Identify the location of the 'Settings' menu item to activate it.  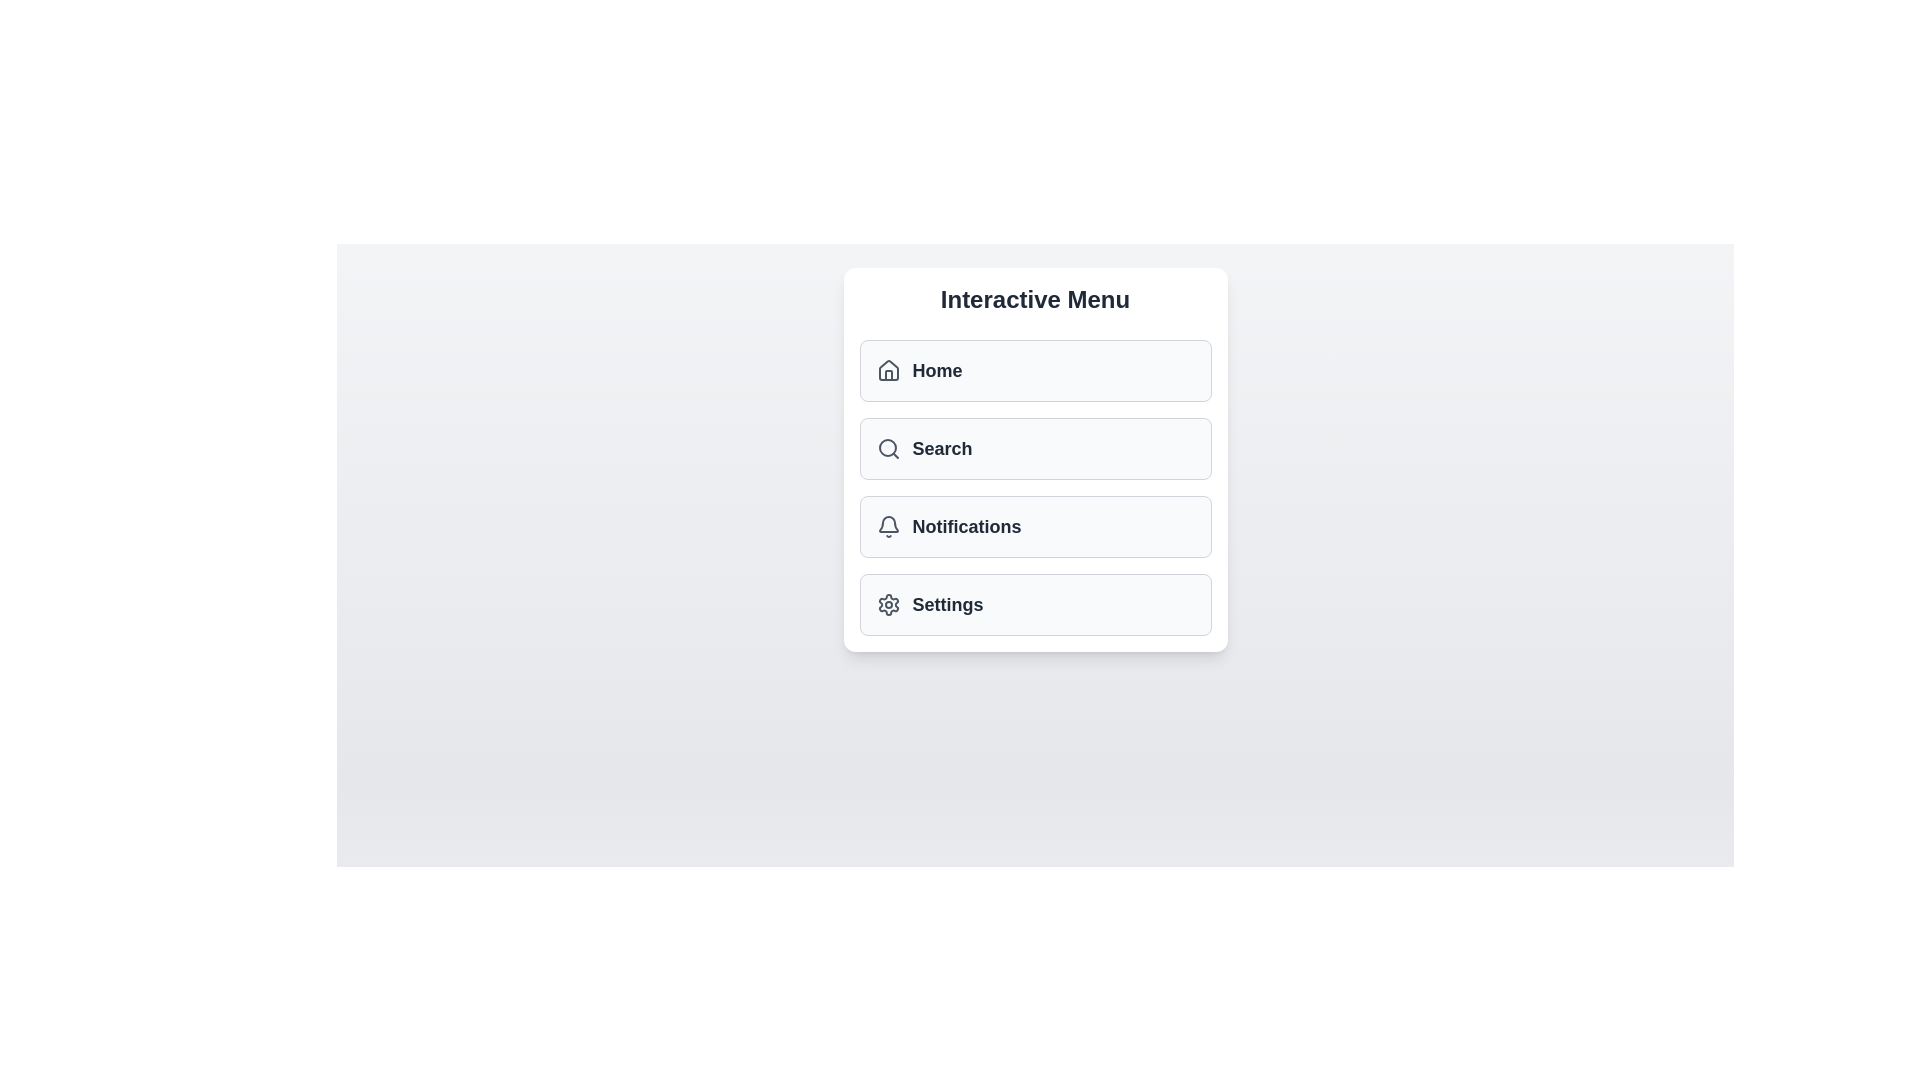
(1035, 604).